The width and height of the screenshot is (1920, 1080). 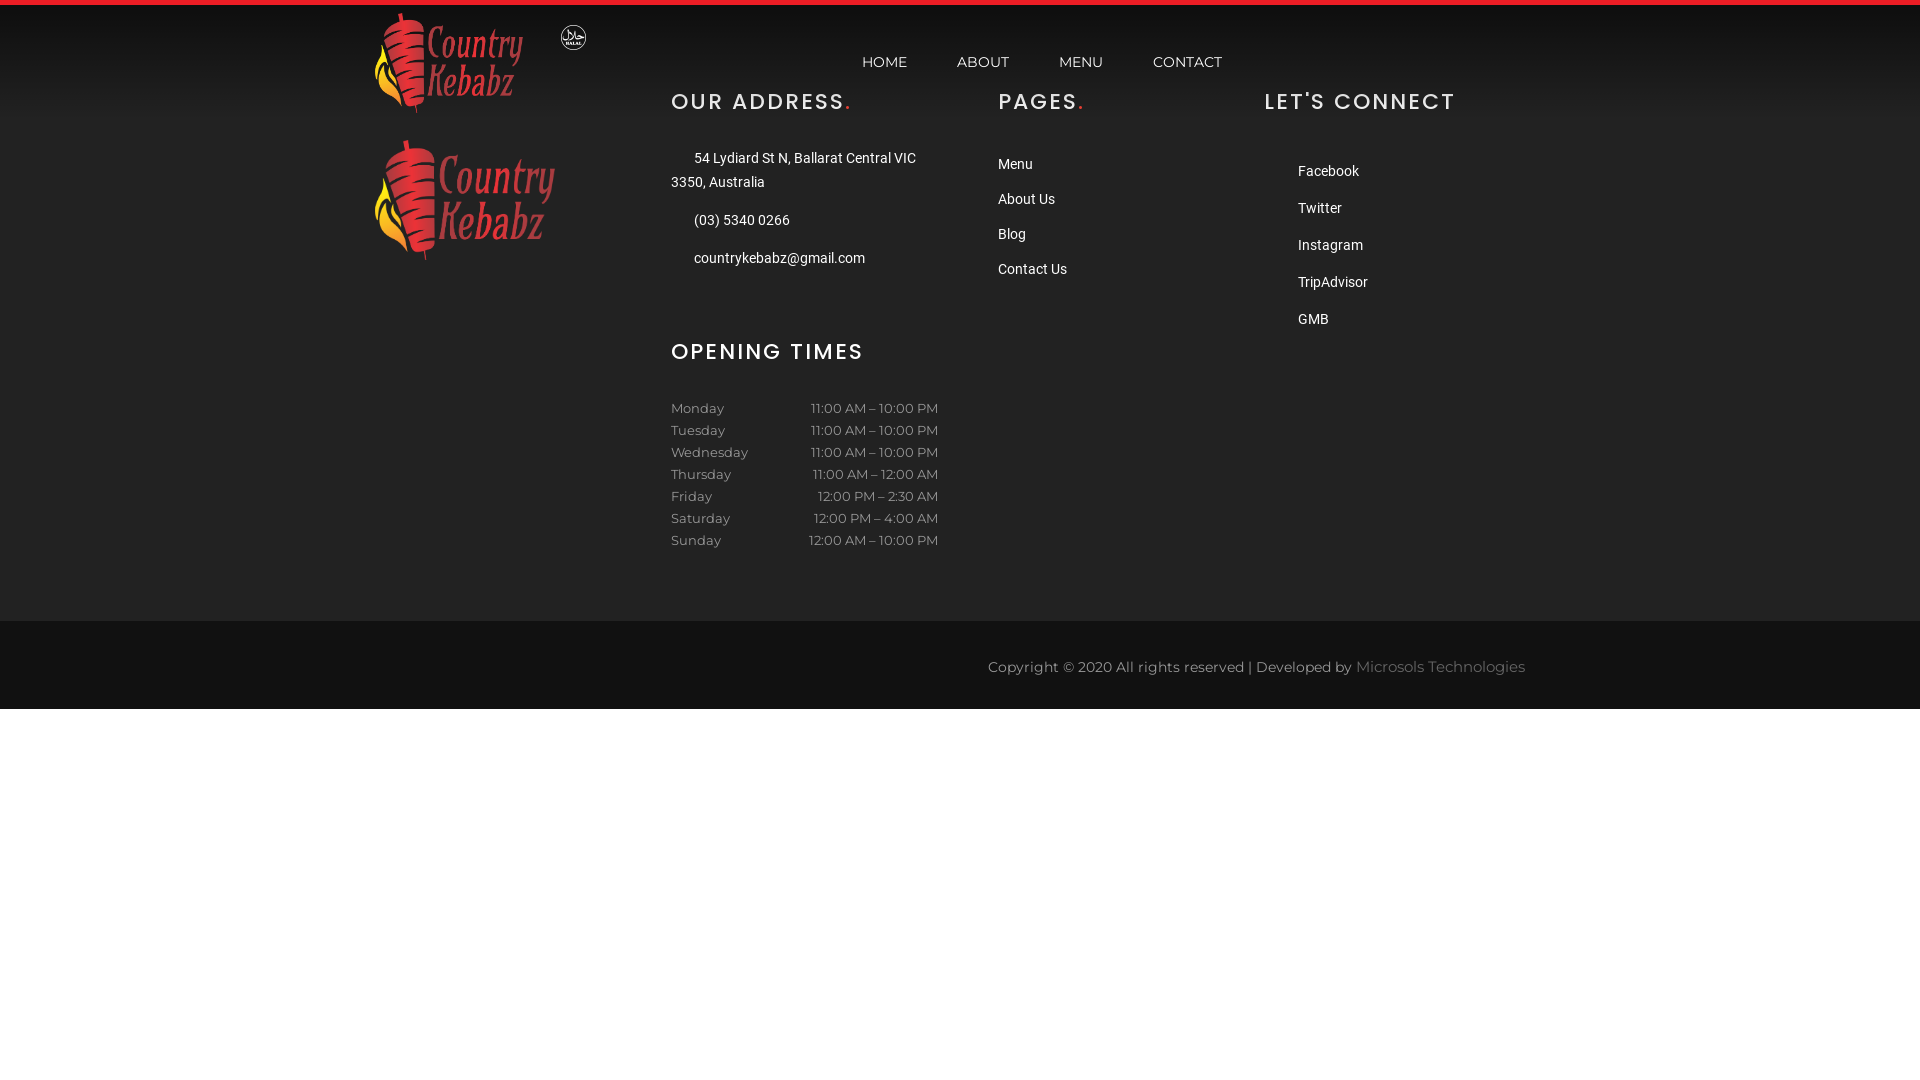 I want to click on 'About Us', so click(x=1026, y=199).